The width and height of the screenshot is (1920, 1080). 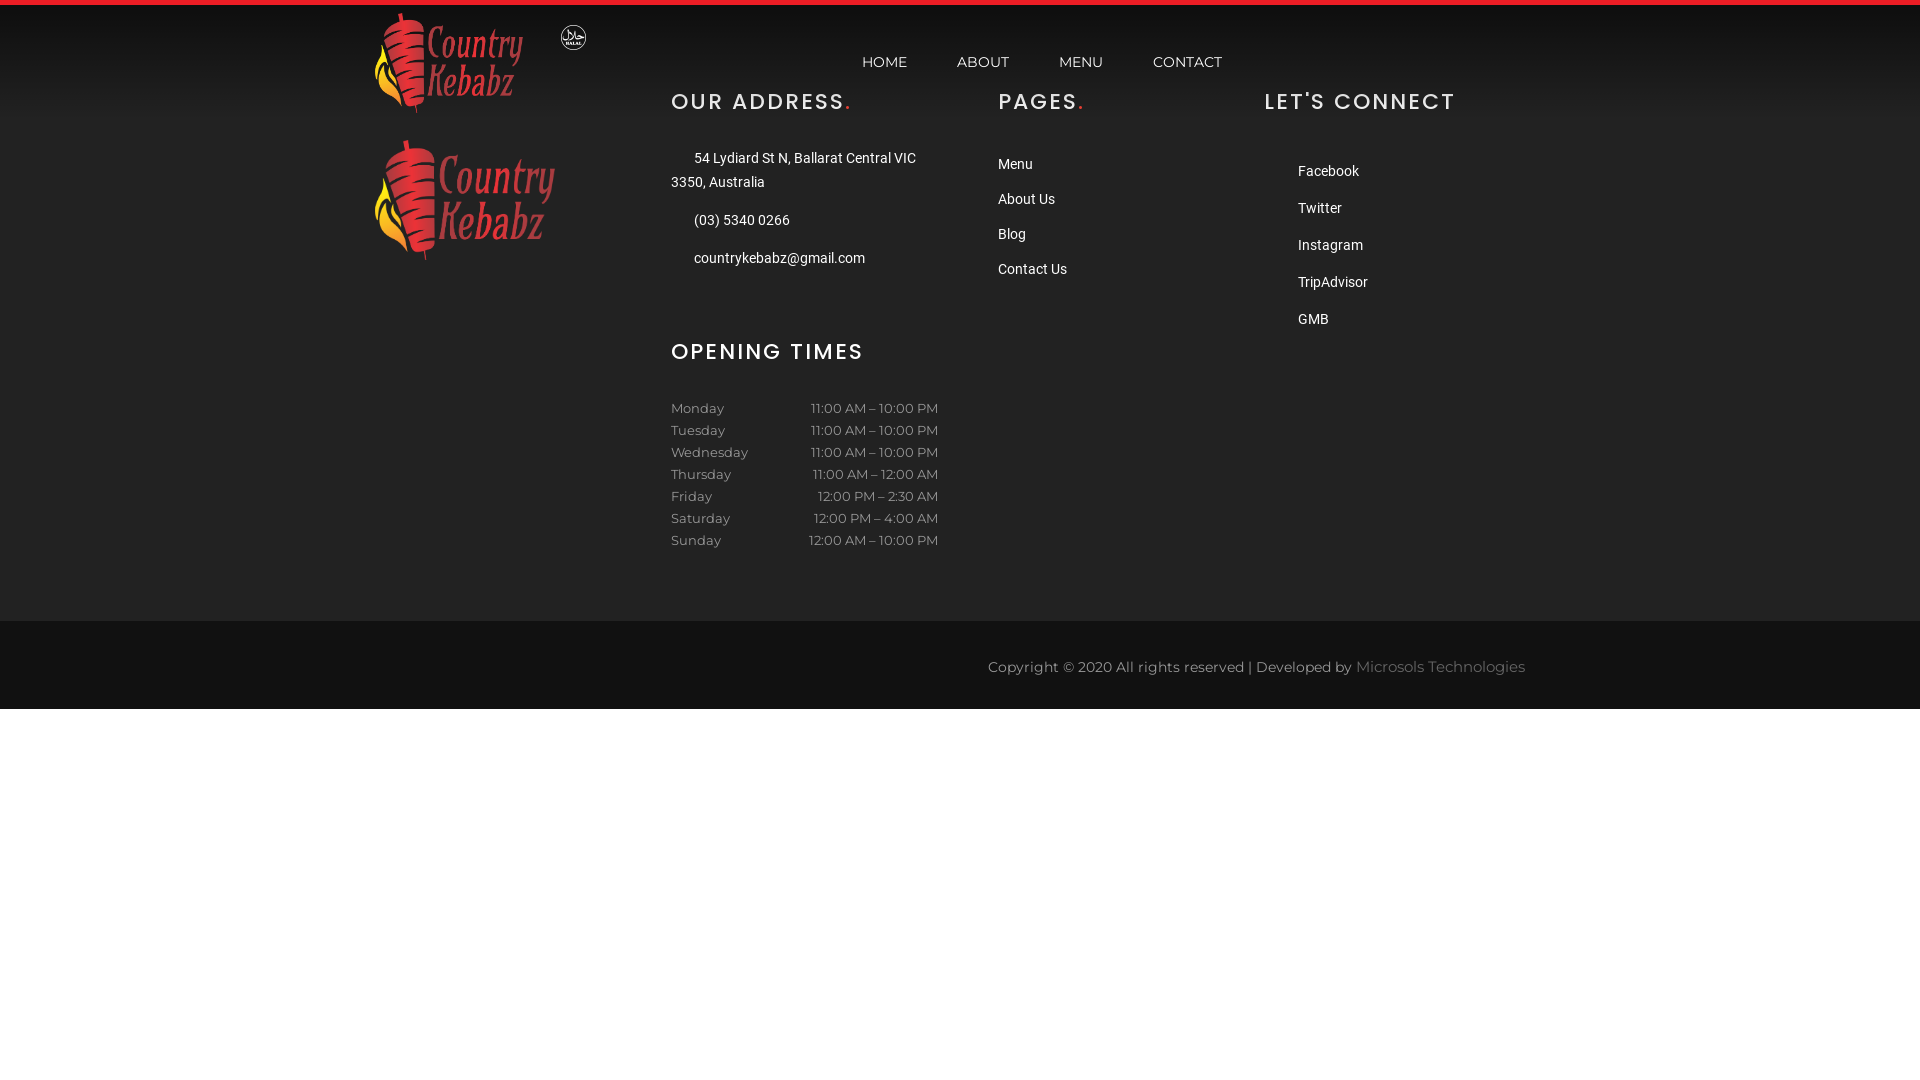 I want to click on 'About Us', so click(x=1026, y=199).